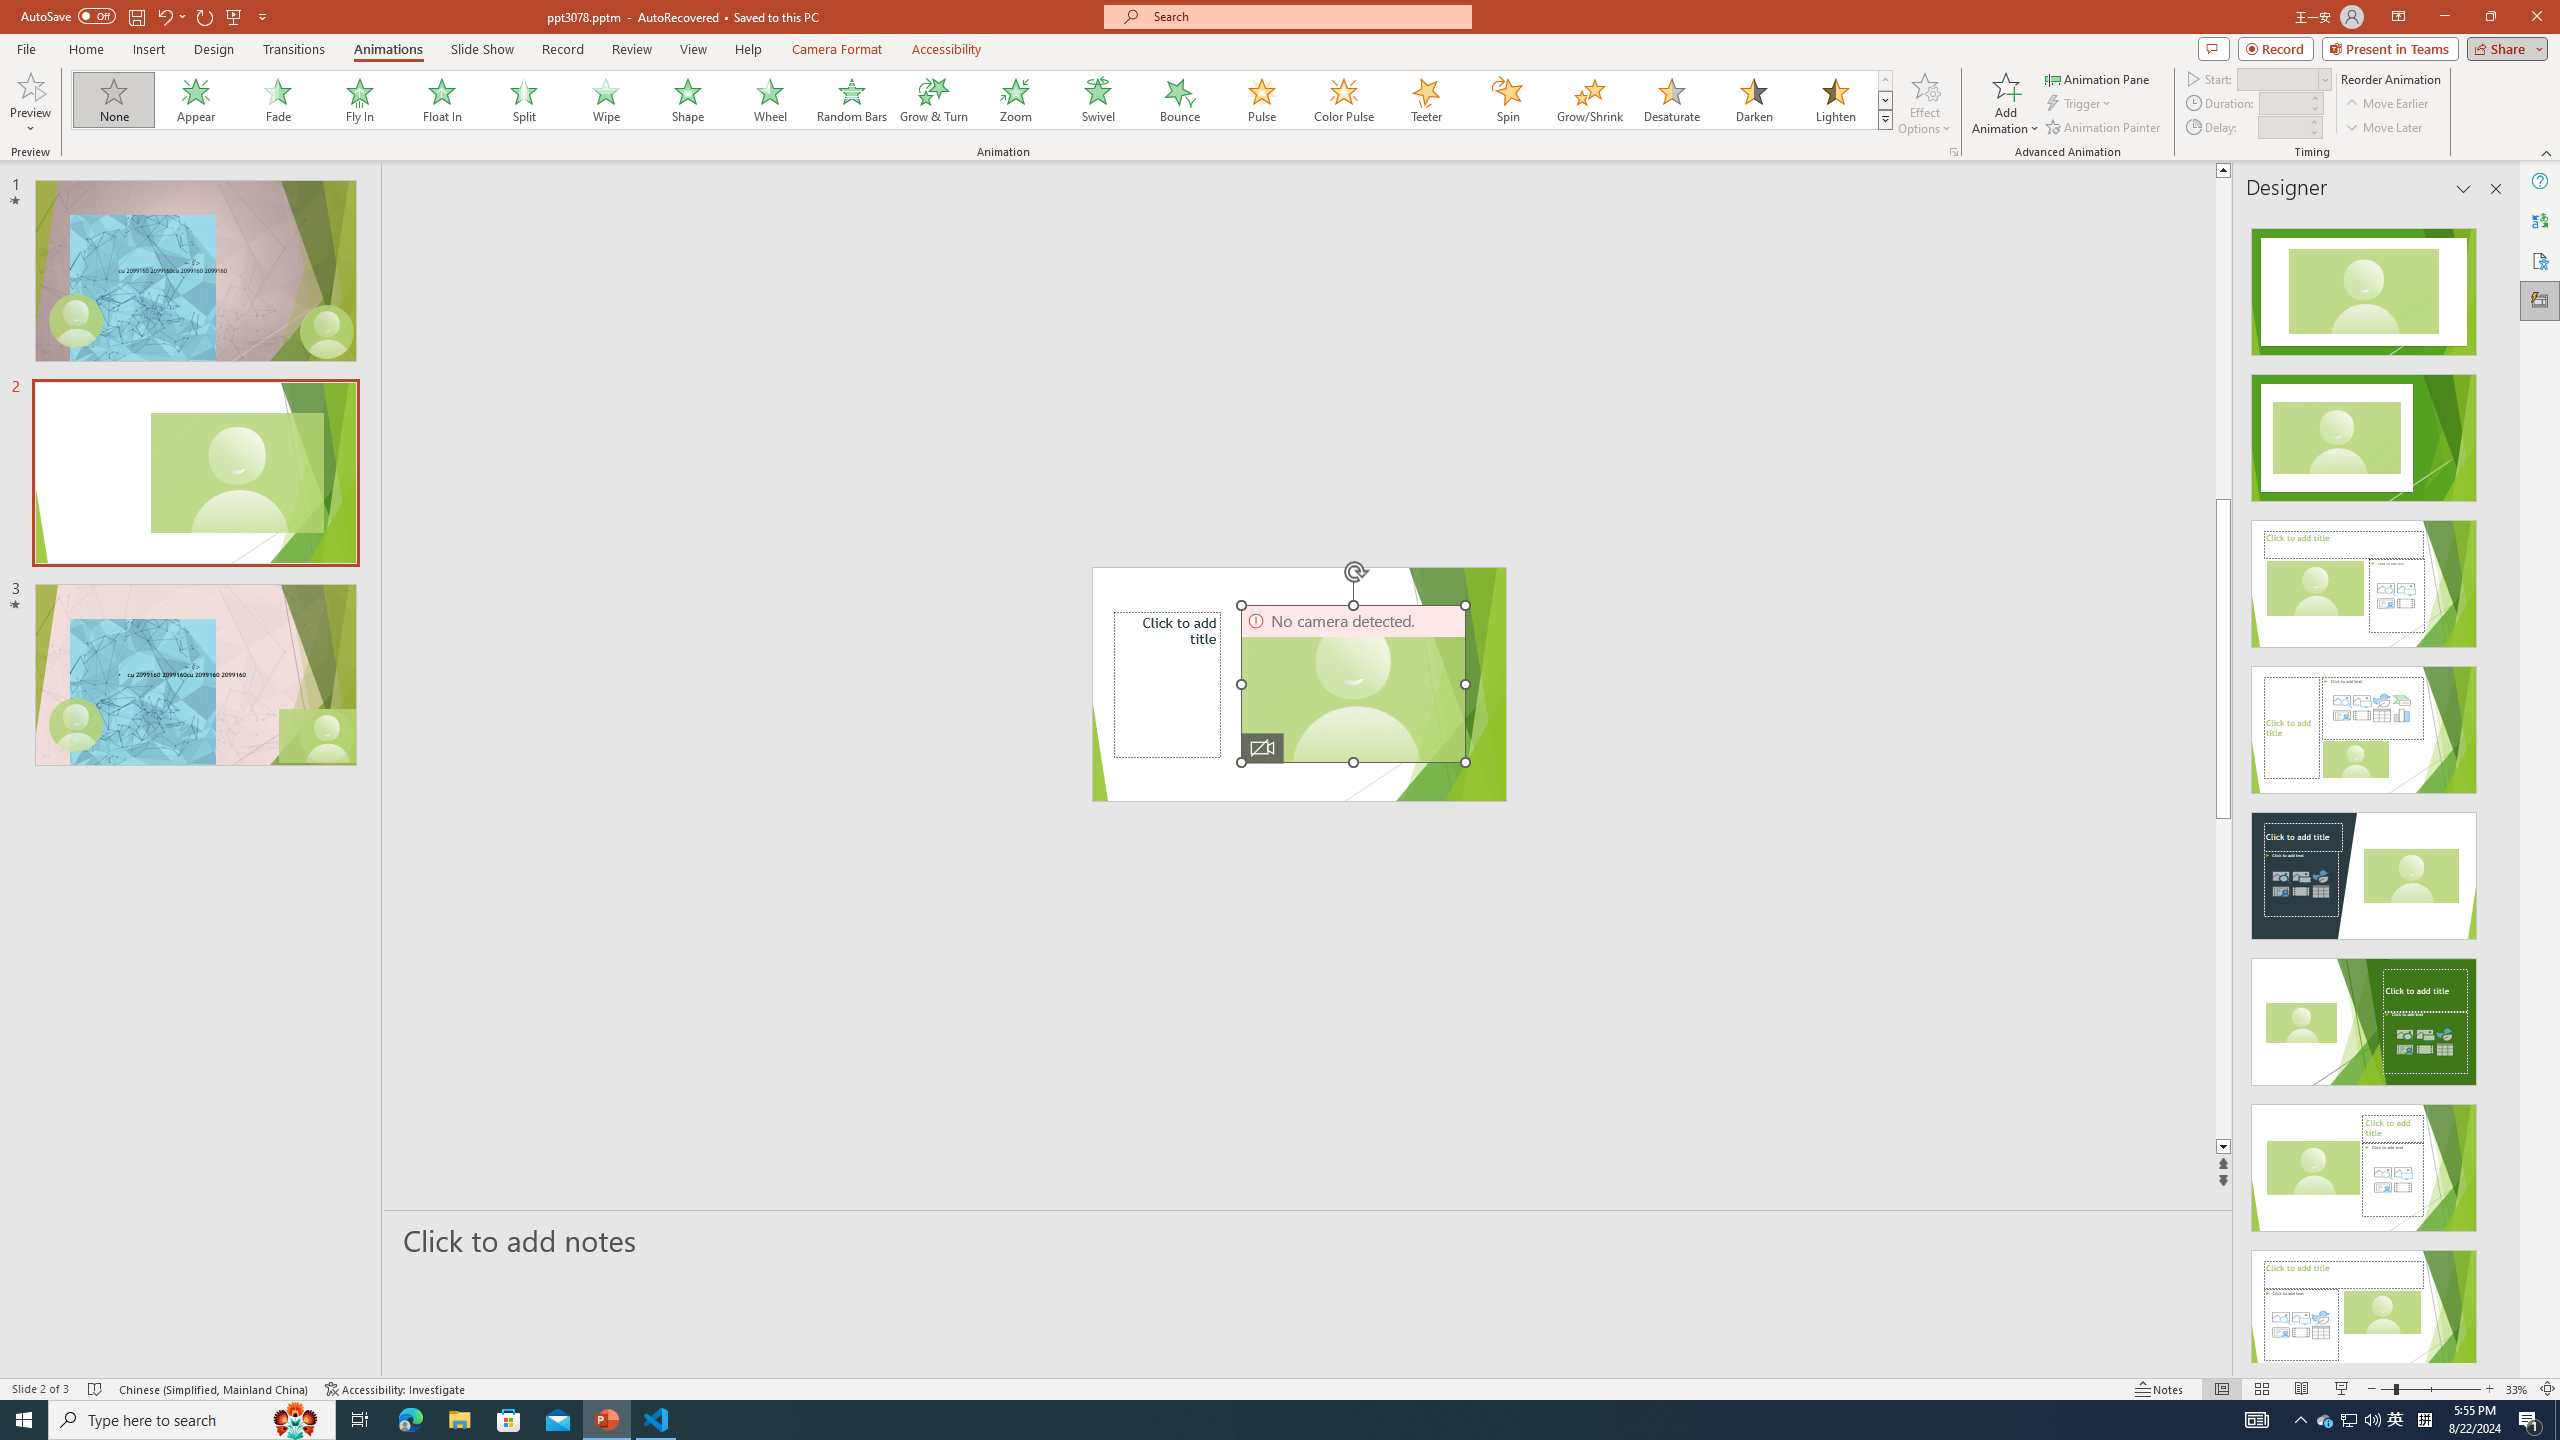 This screenshot has height=1440, width=2560. What do you see at coordinates (688, 99) in the screenshot?
I see `'Shape'` at bounding box center [688, 99].